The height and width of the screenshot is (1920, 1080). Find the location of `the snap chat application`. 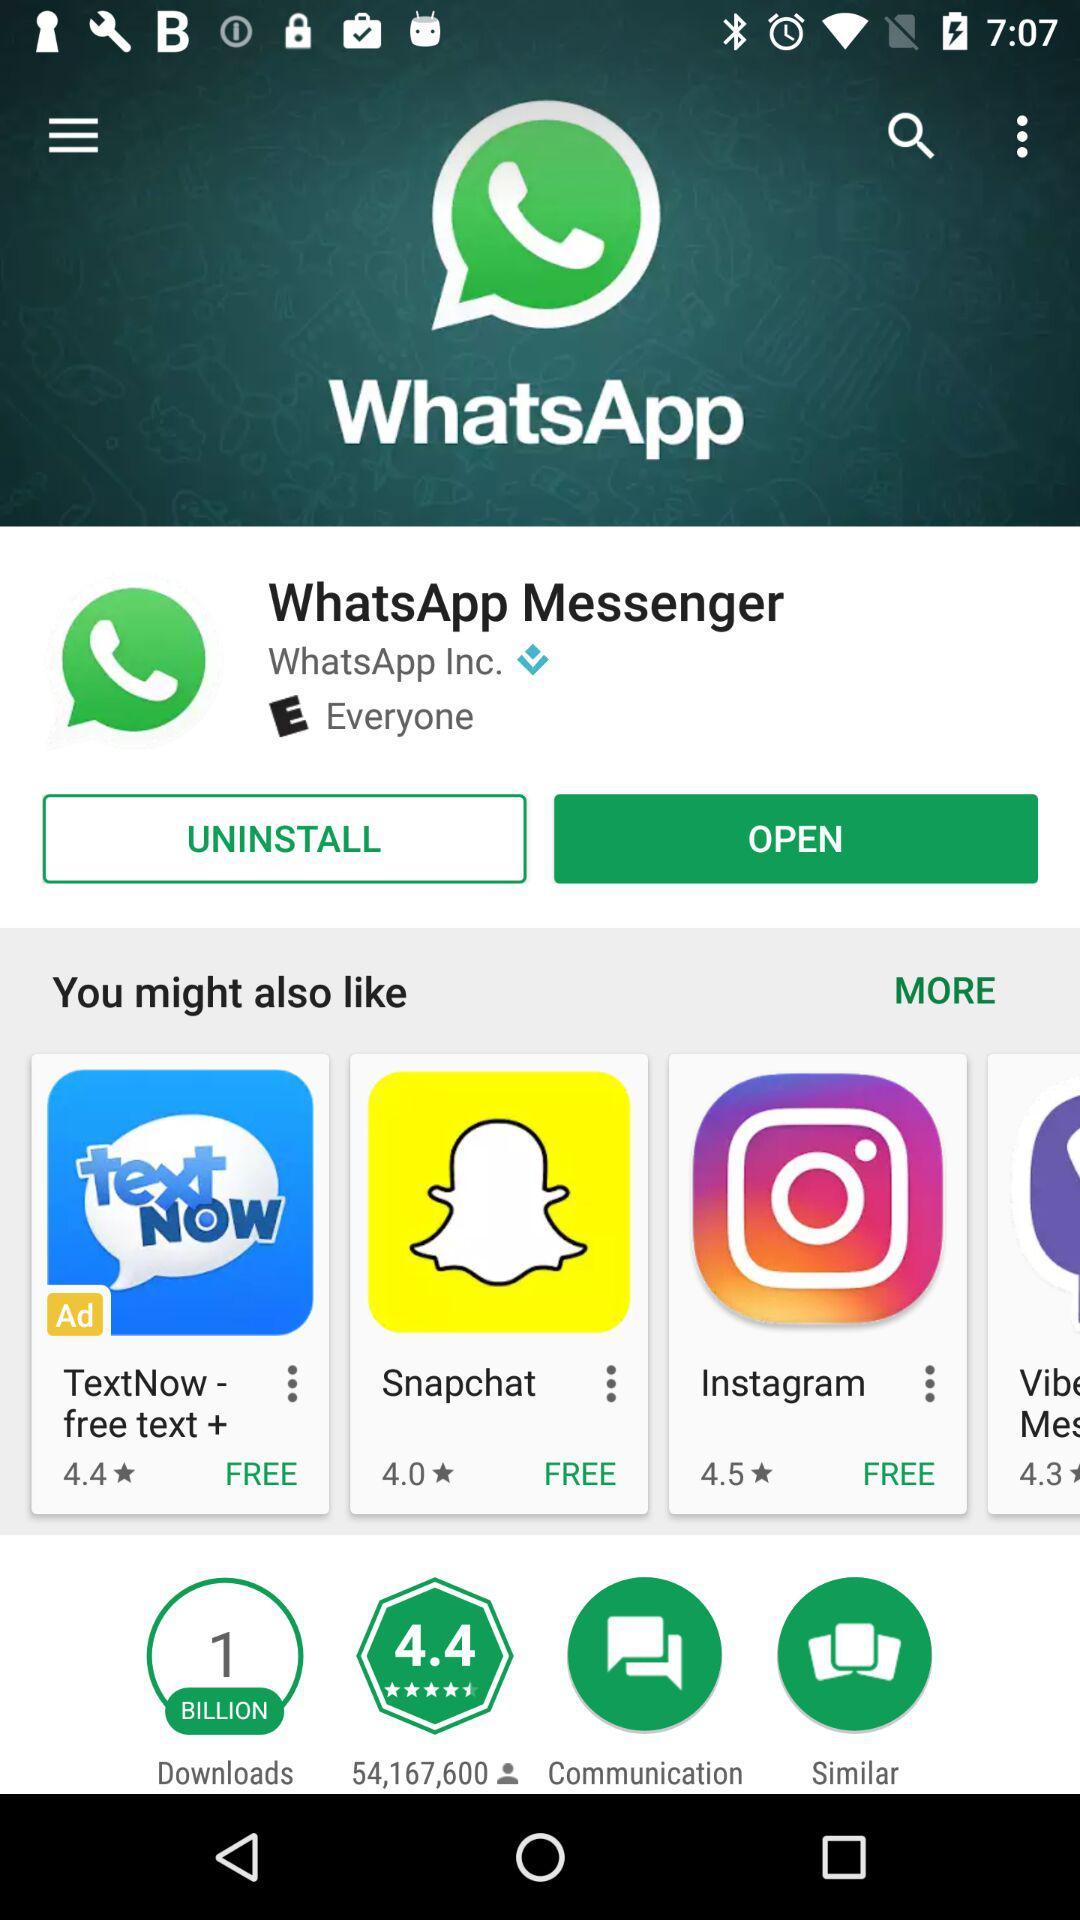

the snap chat application is located at coordinates (498, 1283).